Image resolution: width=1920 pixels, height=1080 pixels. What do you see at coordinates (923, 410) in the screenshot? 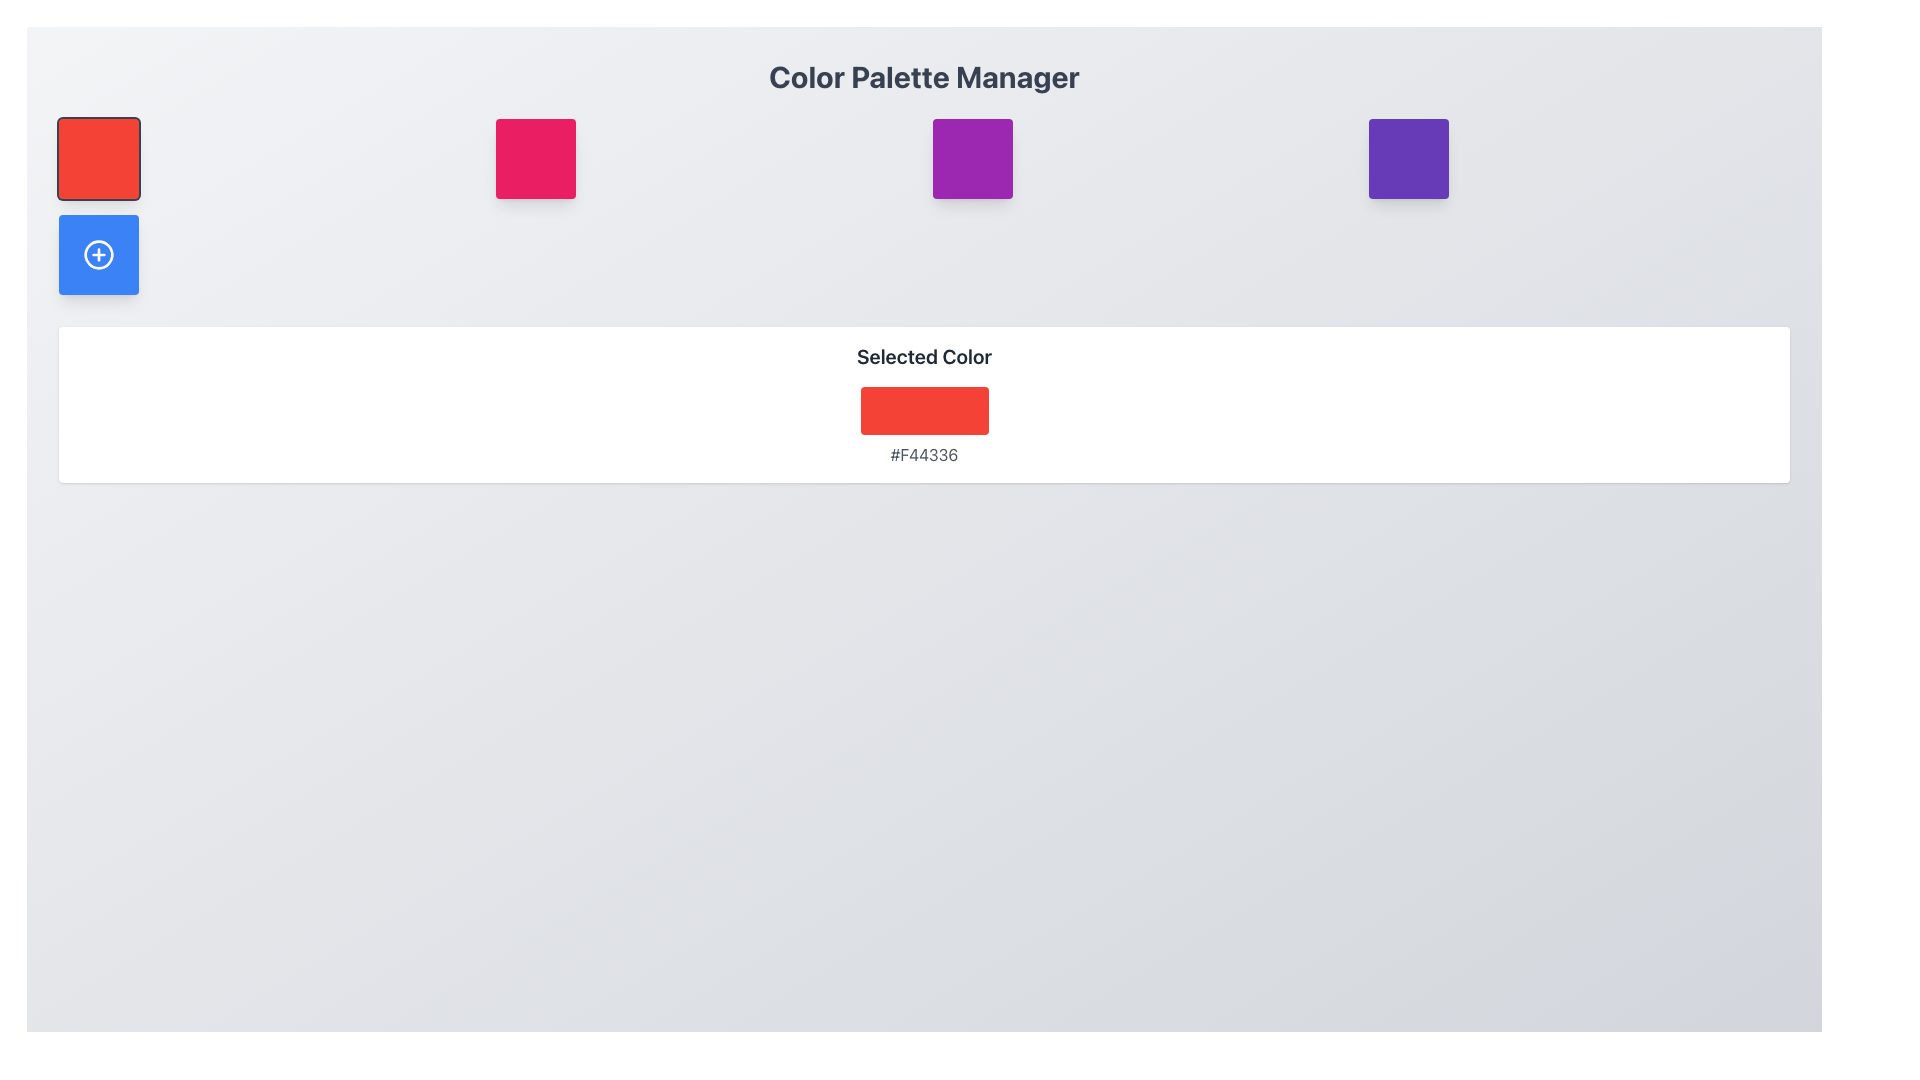
I see `the visual representation of the currently selected color in the color picker interface labeled 'Selected Color', which displays the color code '#F44336'` at bounding box center [923, 410].